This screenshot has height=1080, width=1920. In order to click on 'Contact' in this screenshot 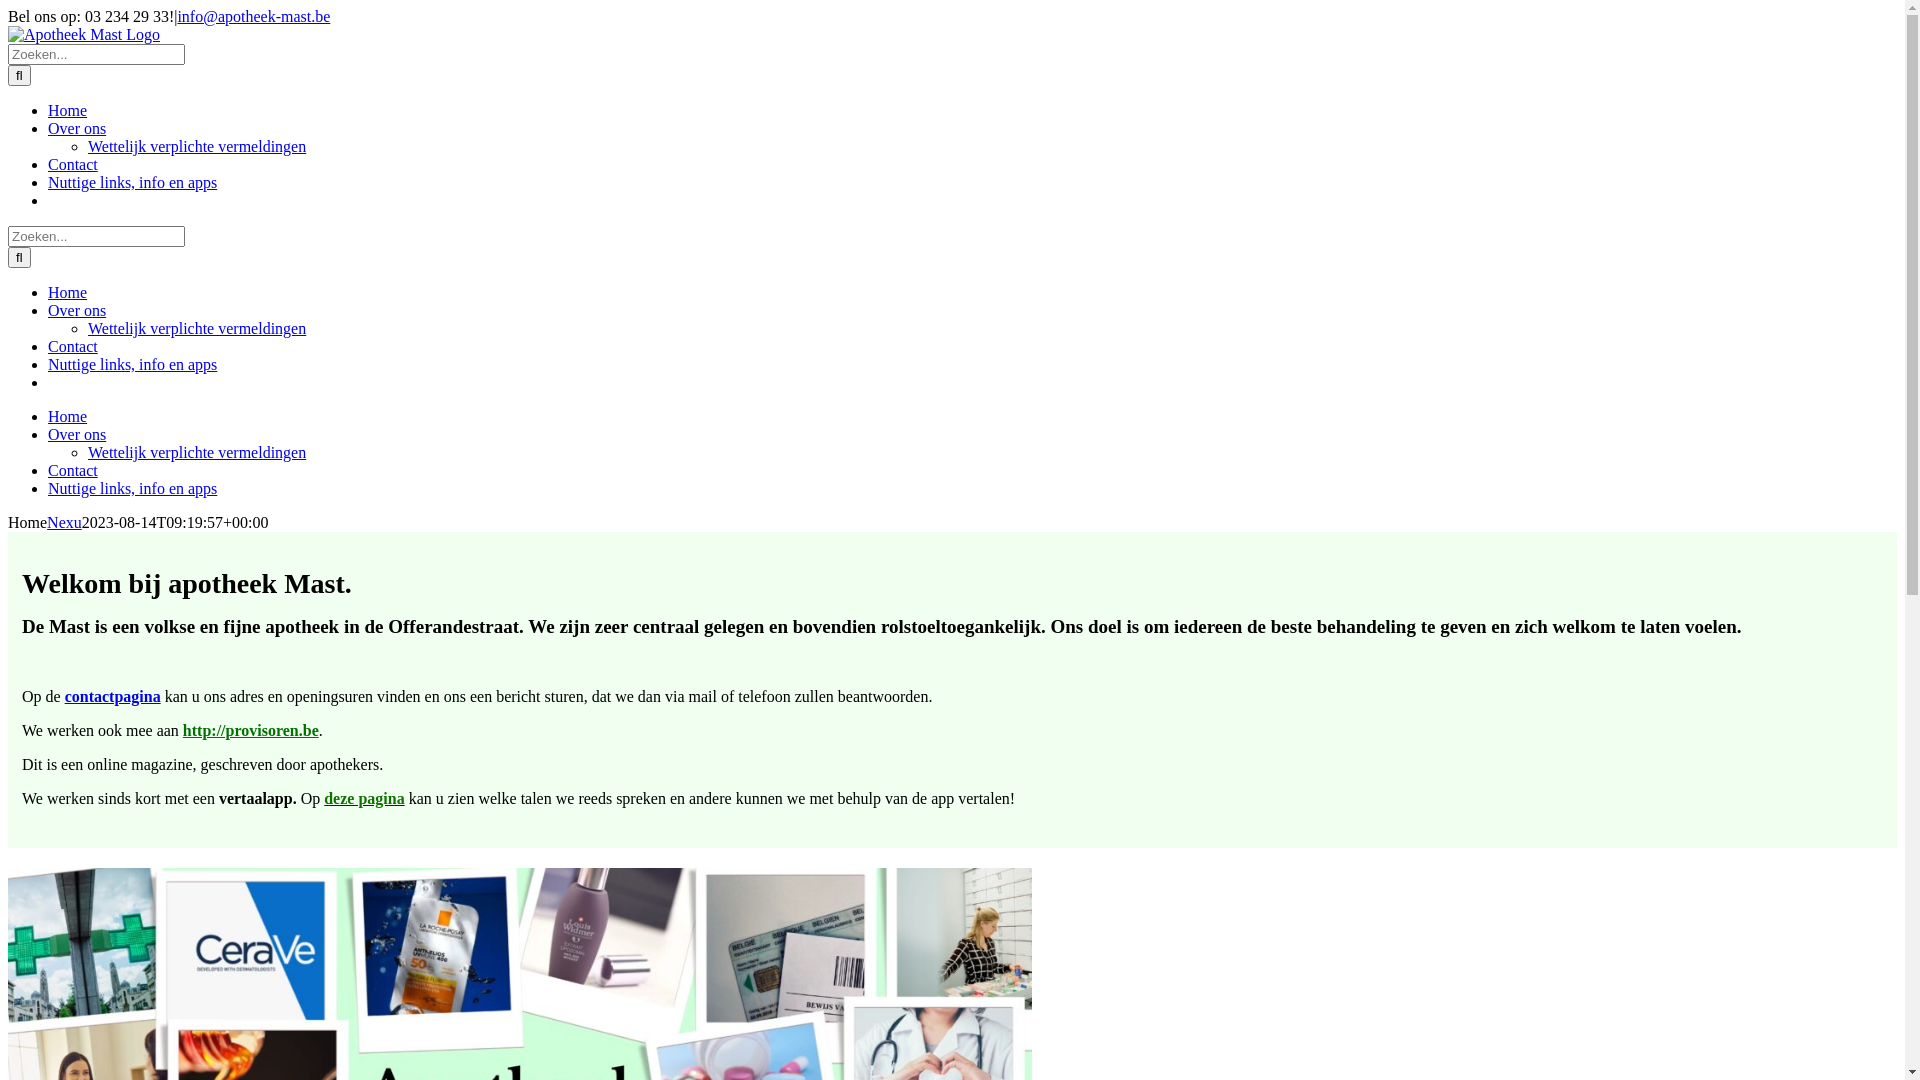, I will do `click(72, 163)`.